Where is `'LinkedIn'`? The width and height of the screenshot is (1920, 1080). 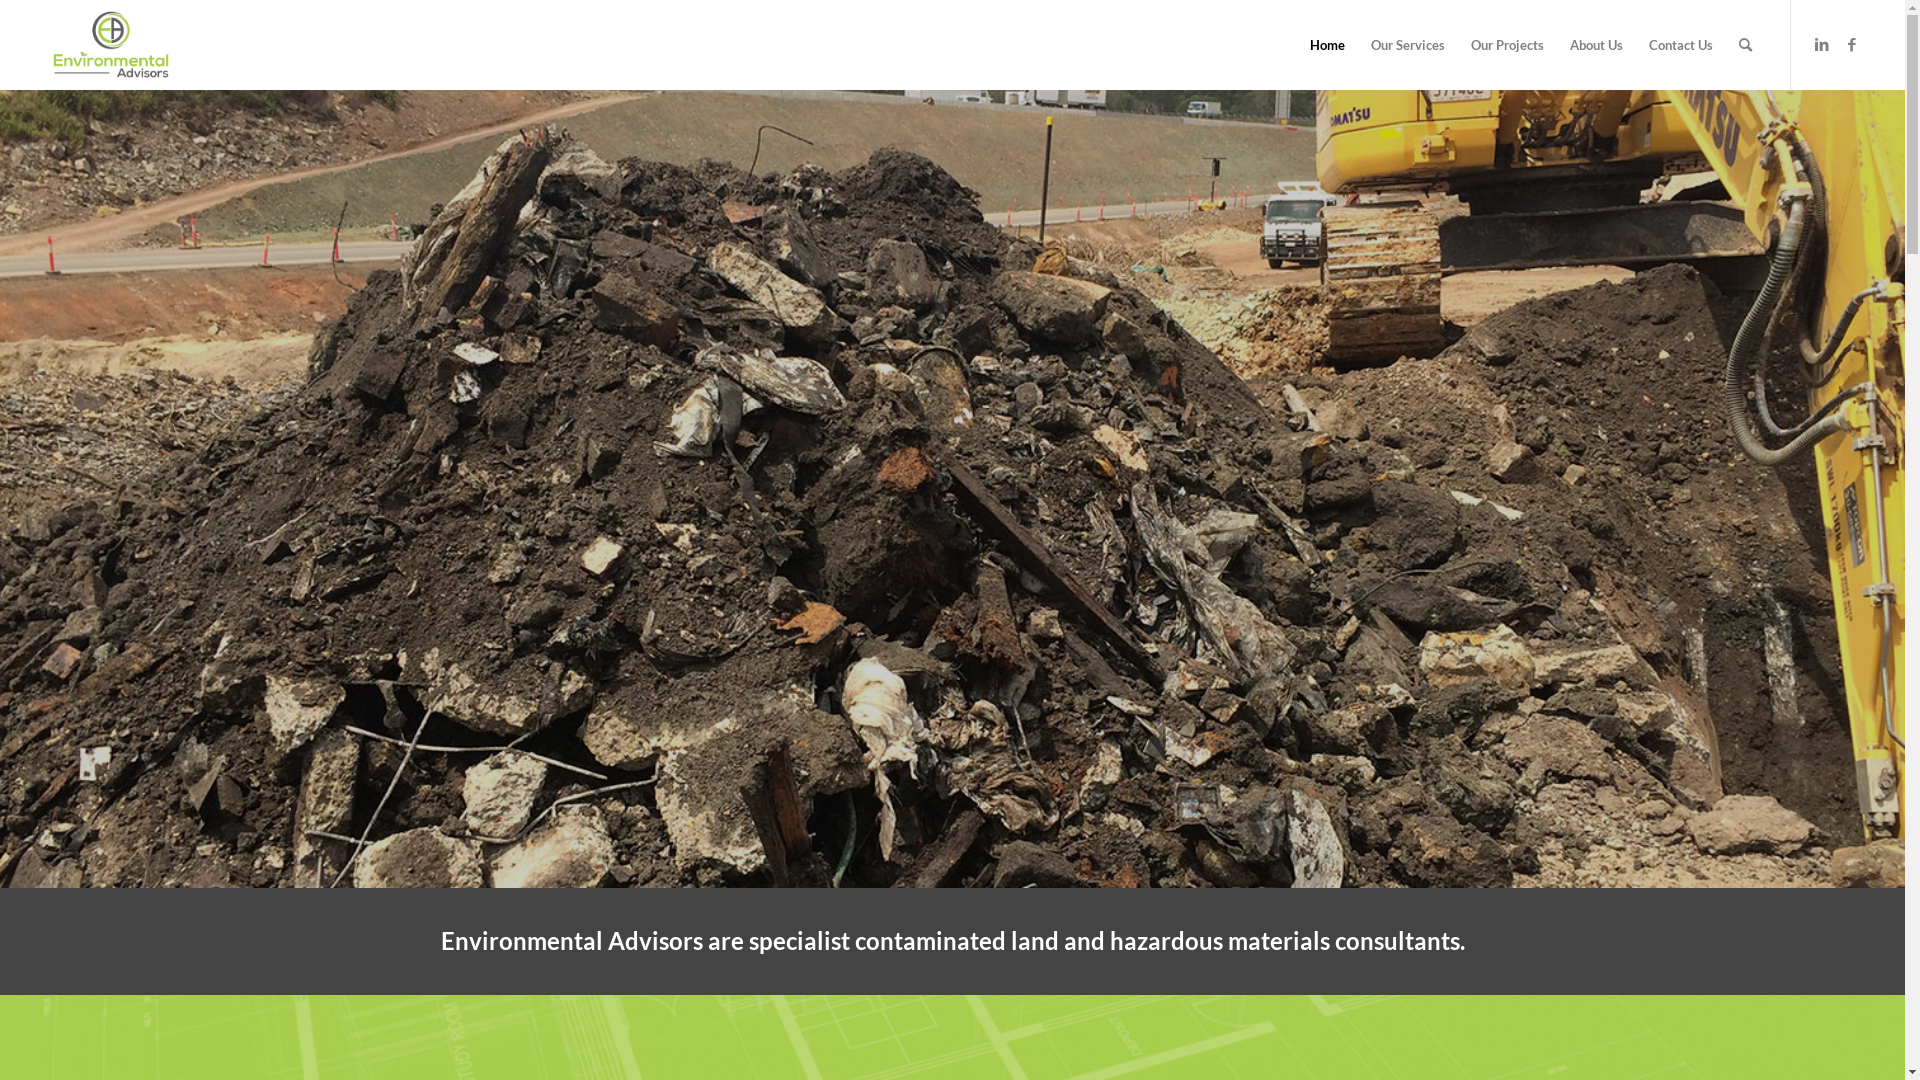
'LinkedIn' is located at coordinates (1822, 43).